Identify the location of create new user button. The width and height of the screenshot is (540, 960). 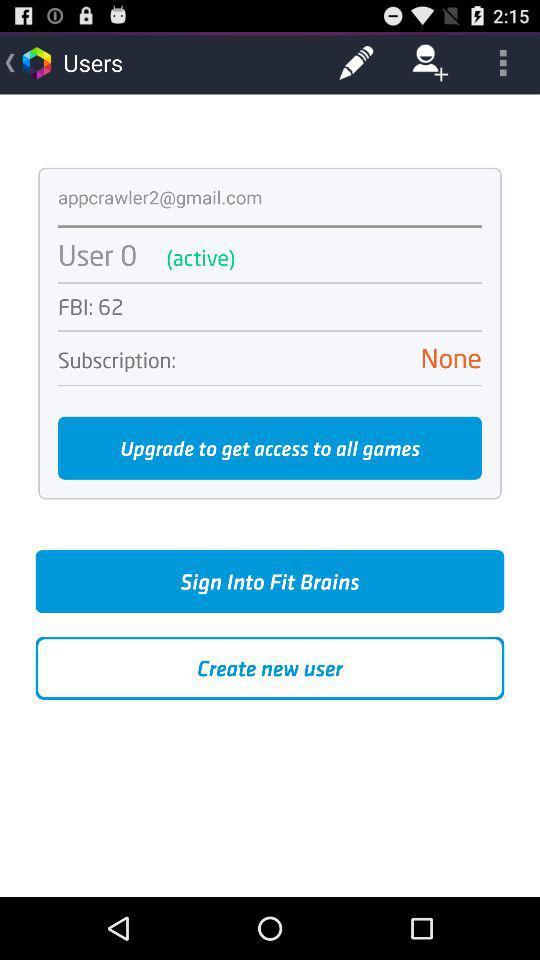
(270, 668).